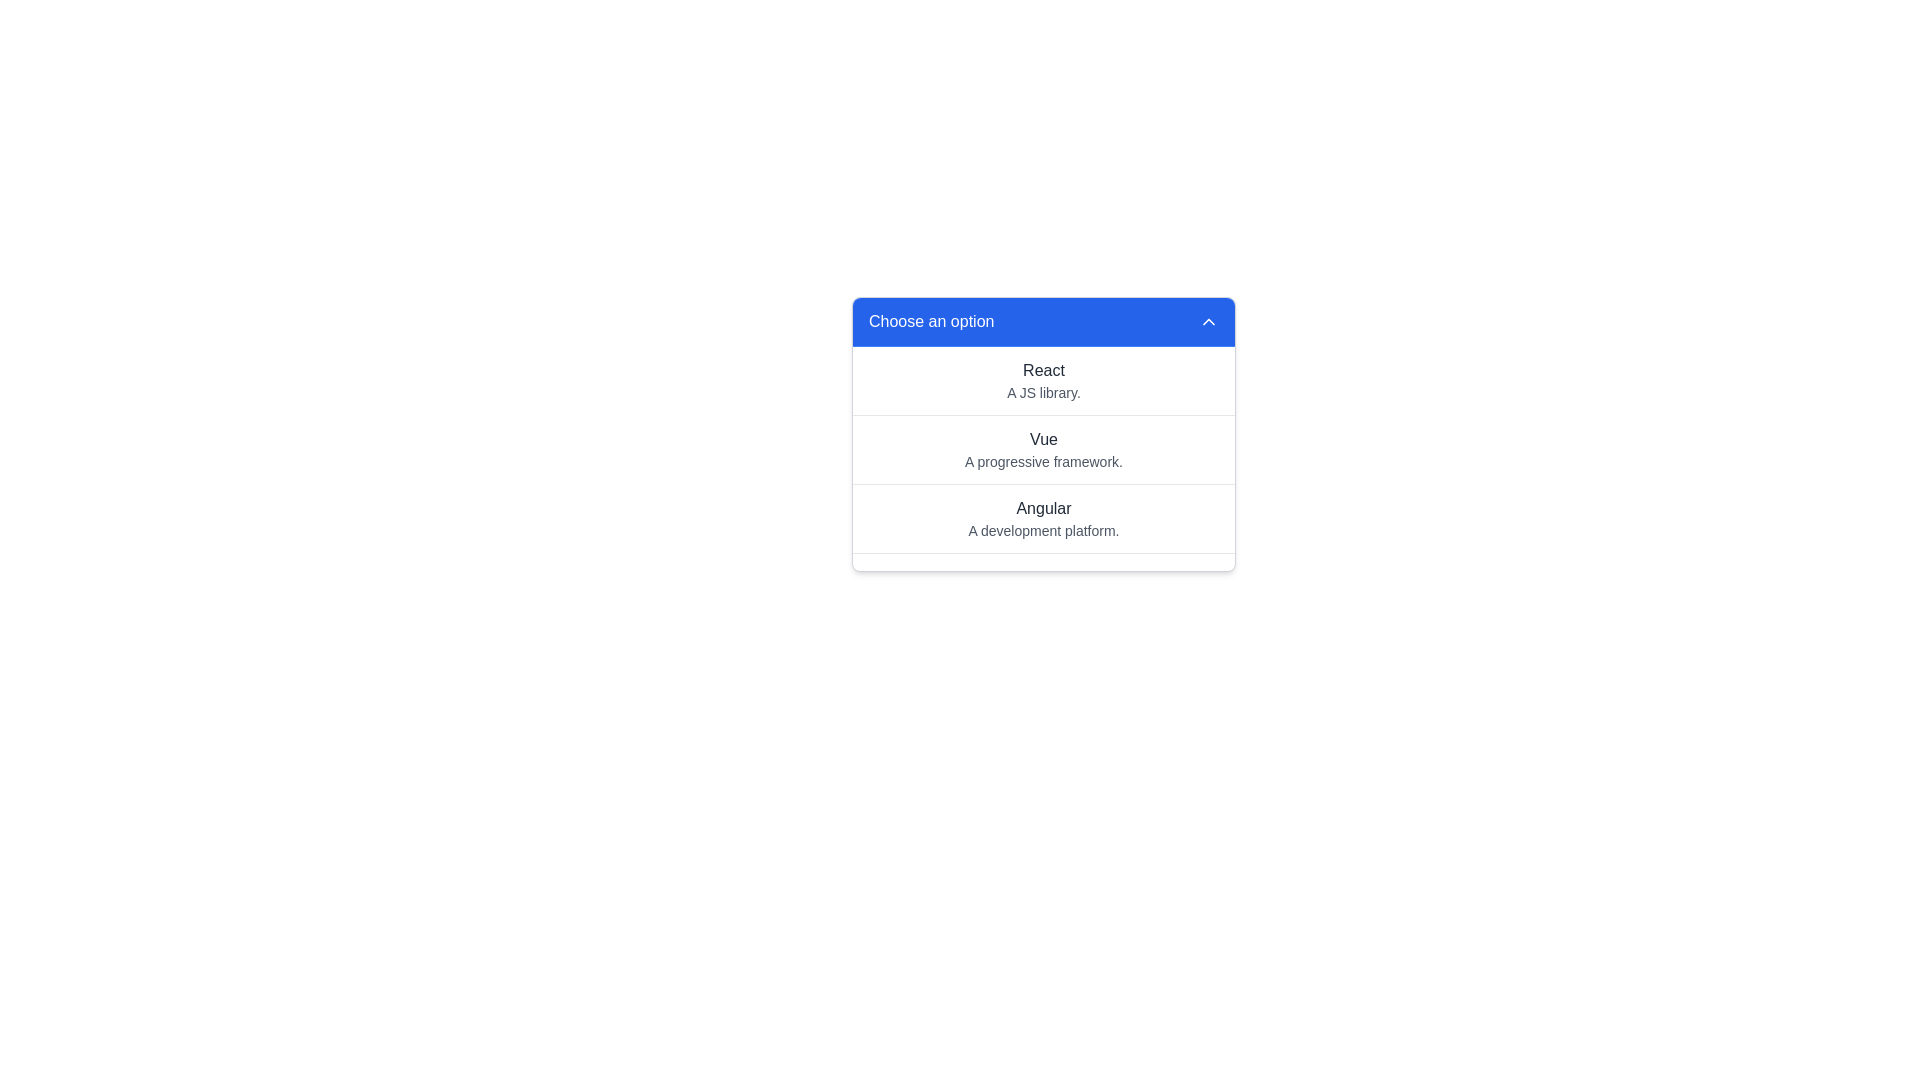  Describe the element at coordinates (1042, 438) in the screenshot. I see `the 'Vue' text label located at the top of the middle section of the dropdown menu, which serves as the heading for the corresponding menu item` at that location.